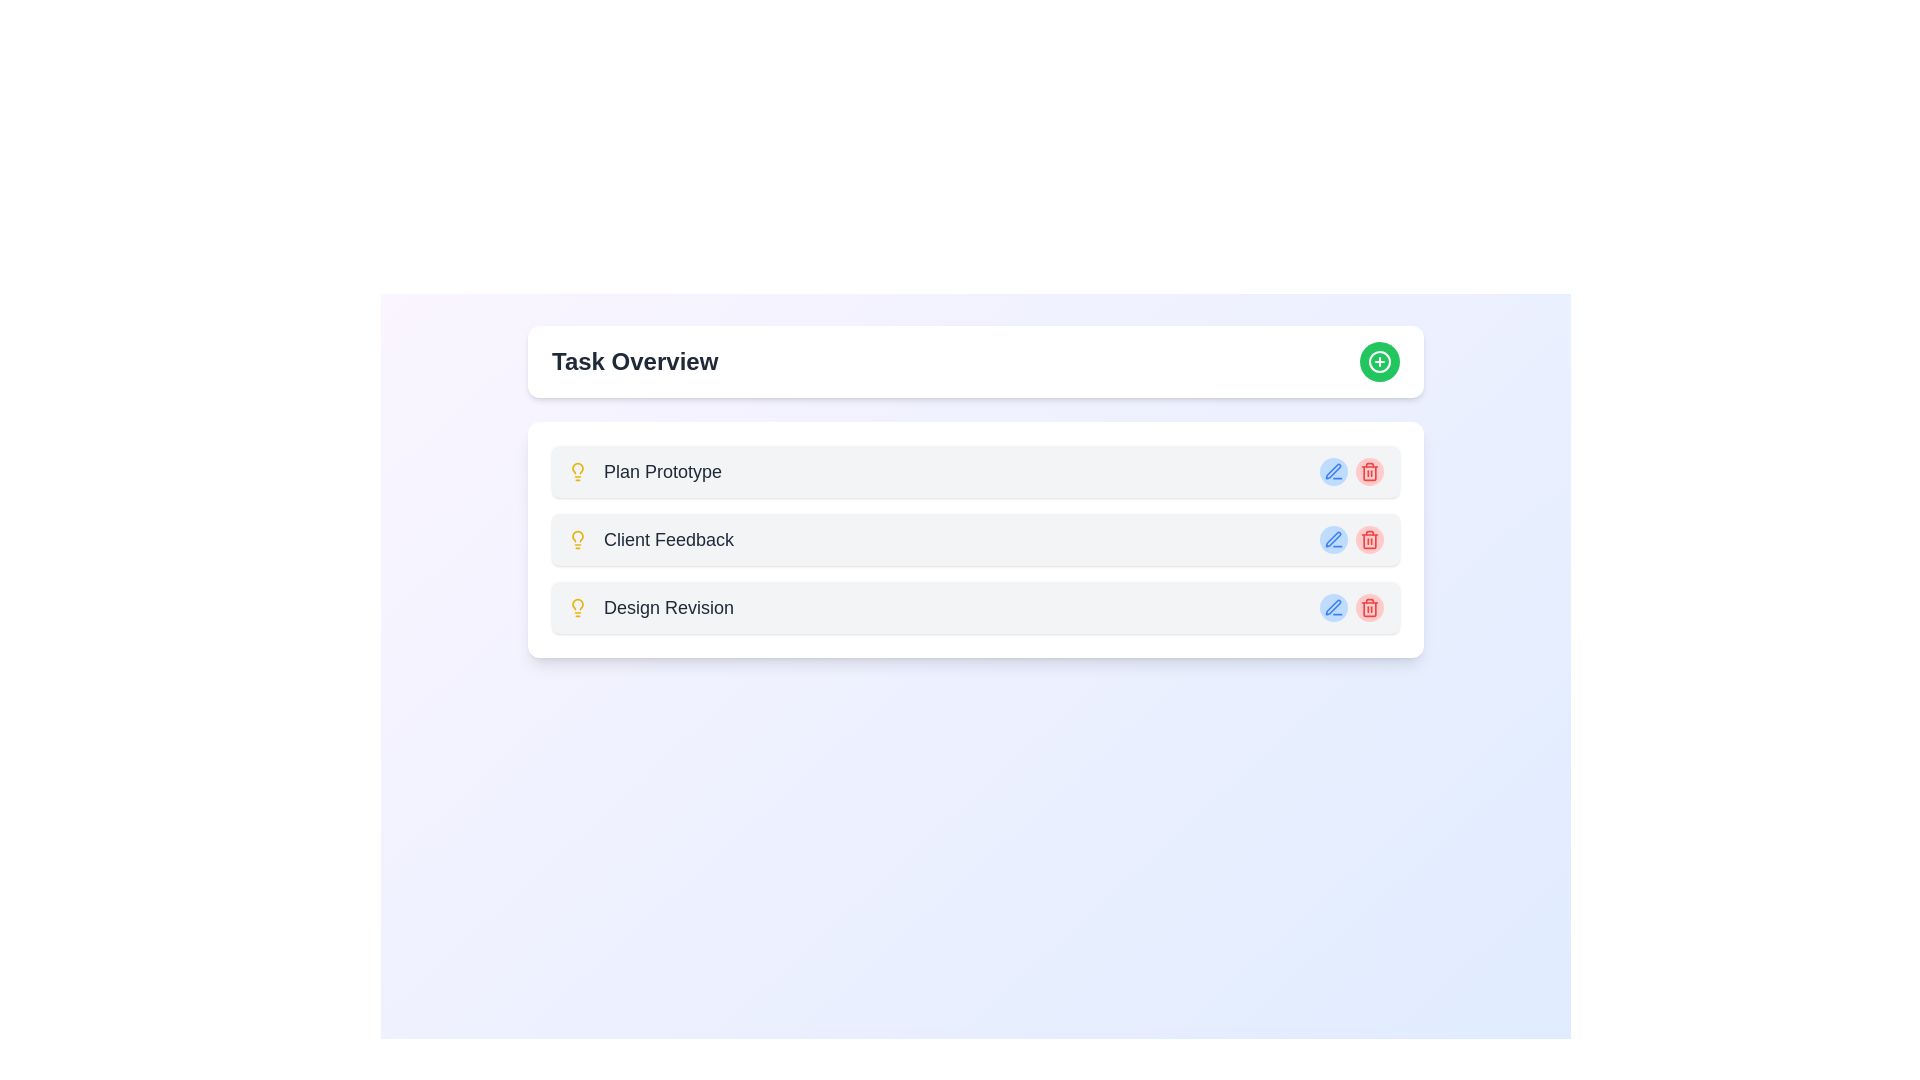 This screenshot has height=1080, width=1920. Describe the element at coordinates (1368, 471) in the screenshot. I see `the delete button located to the right of the edit button in the task list interface to change its appearance` at that location.